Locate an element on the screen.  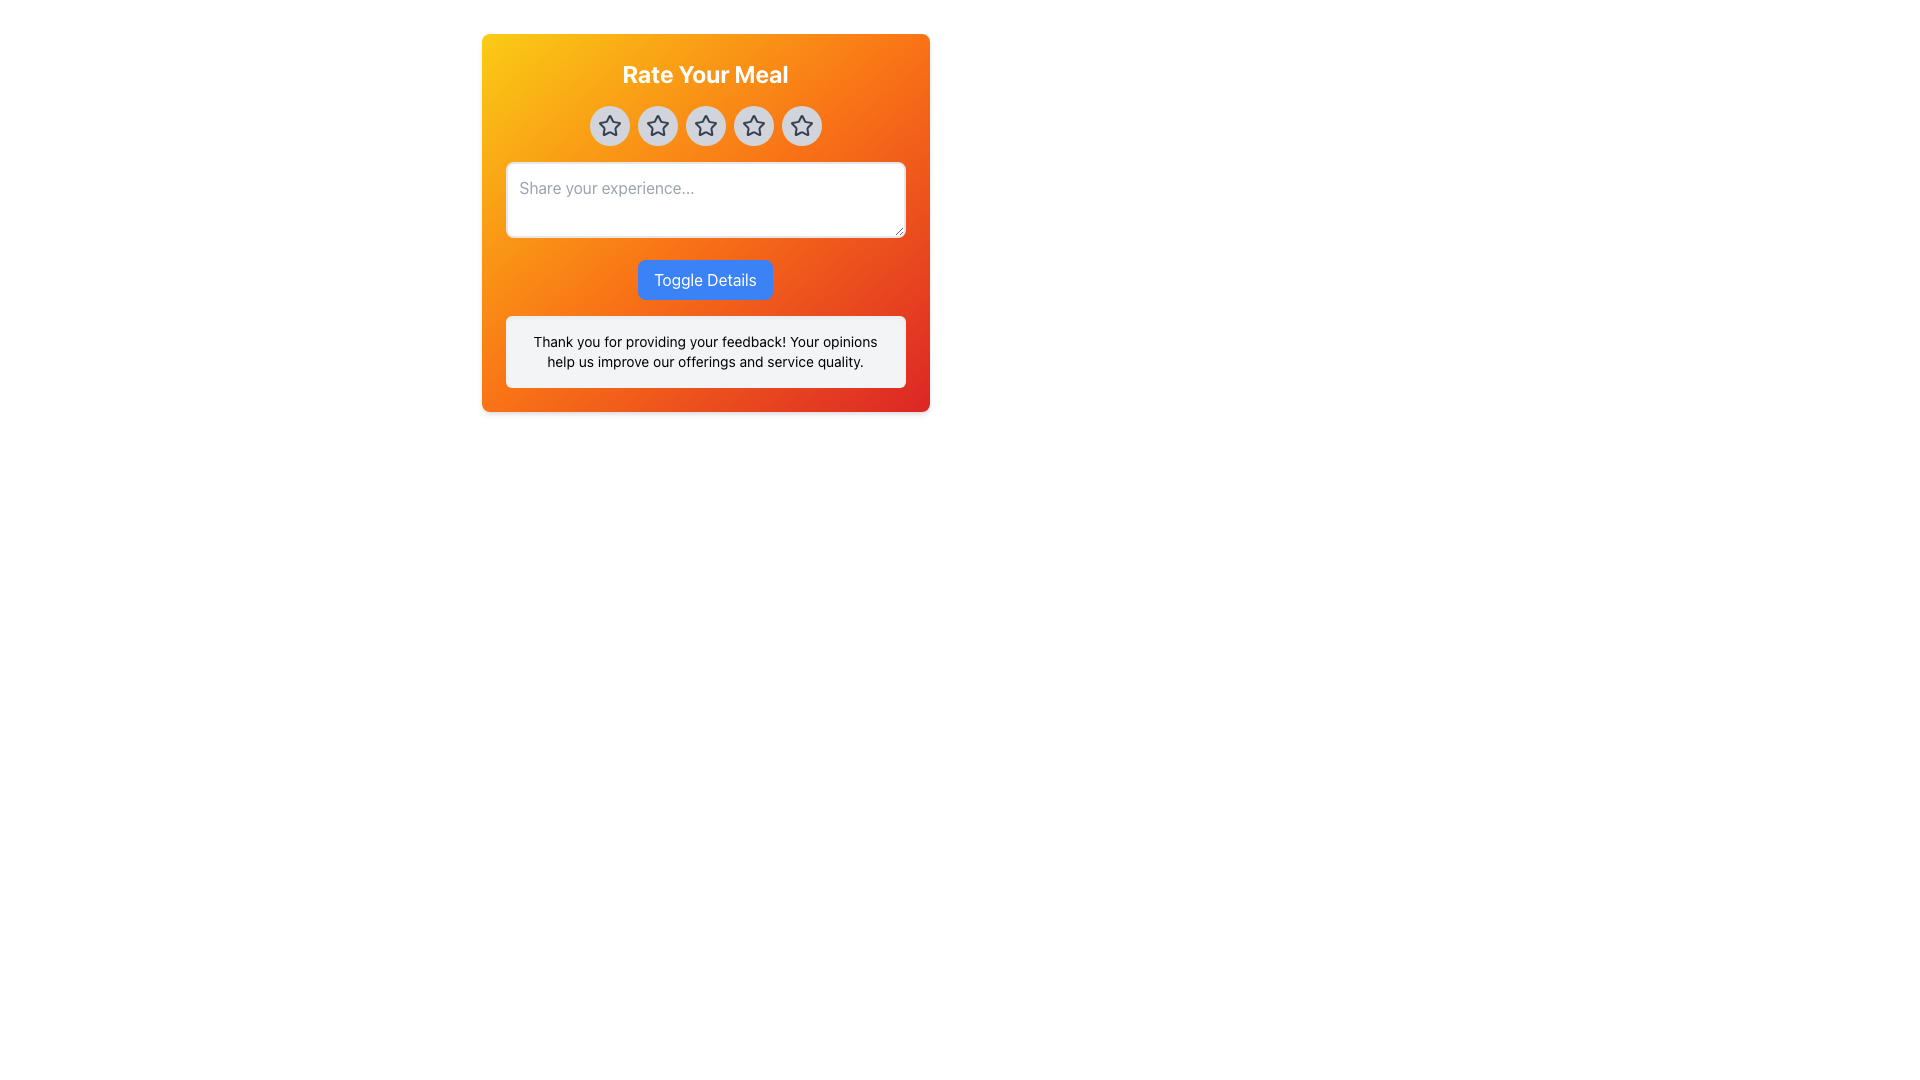
the first star icon in the five-star rating control under the 'Rate Your Meal' title is located at coordinates (608, 125).